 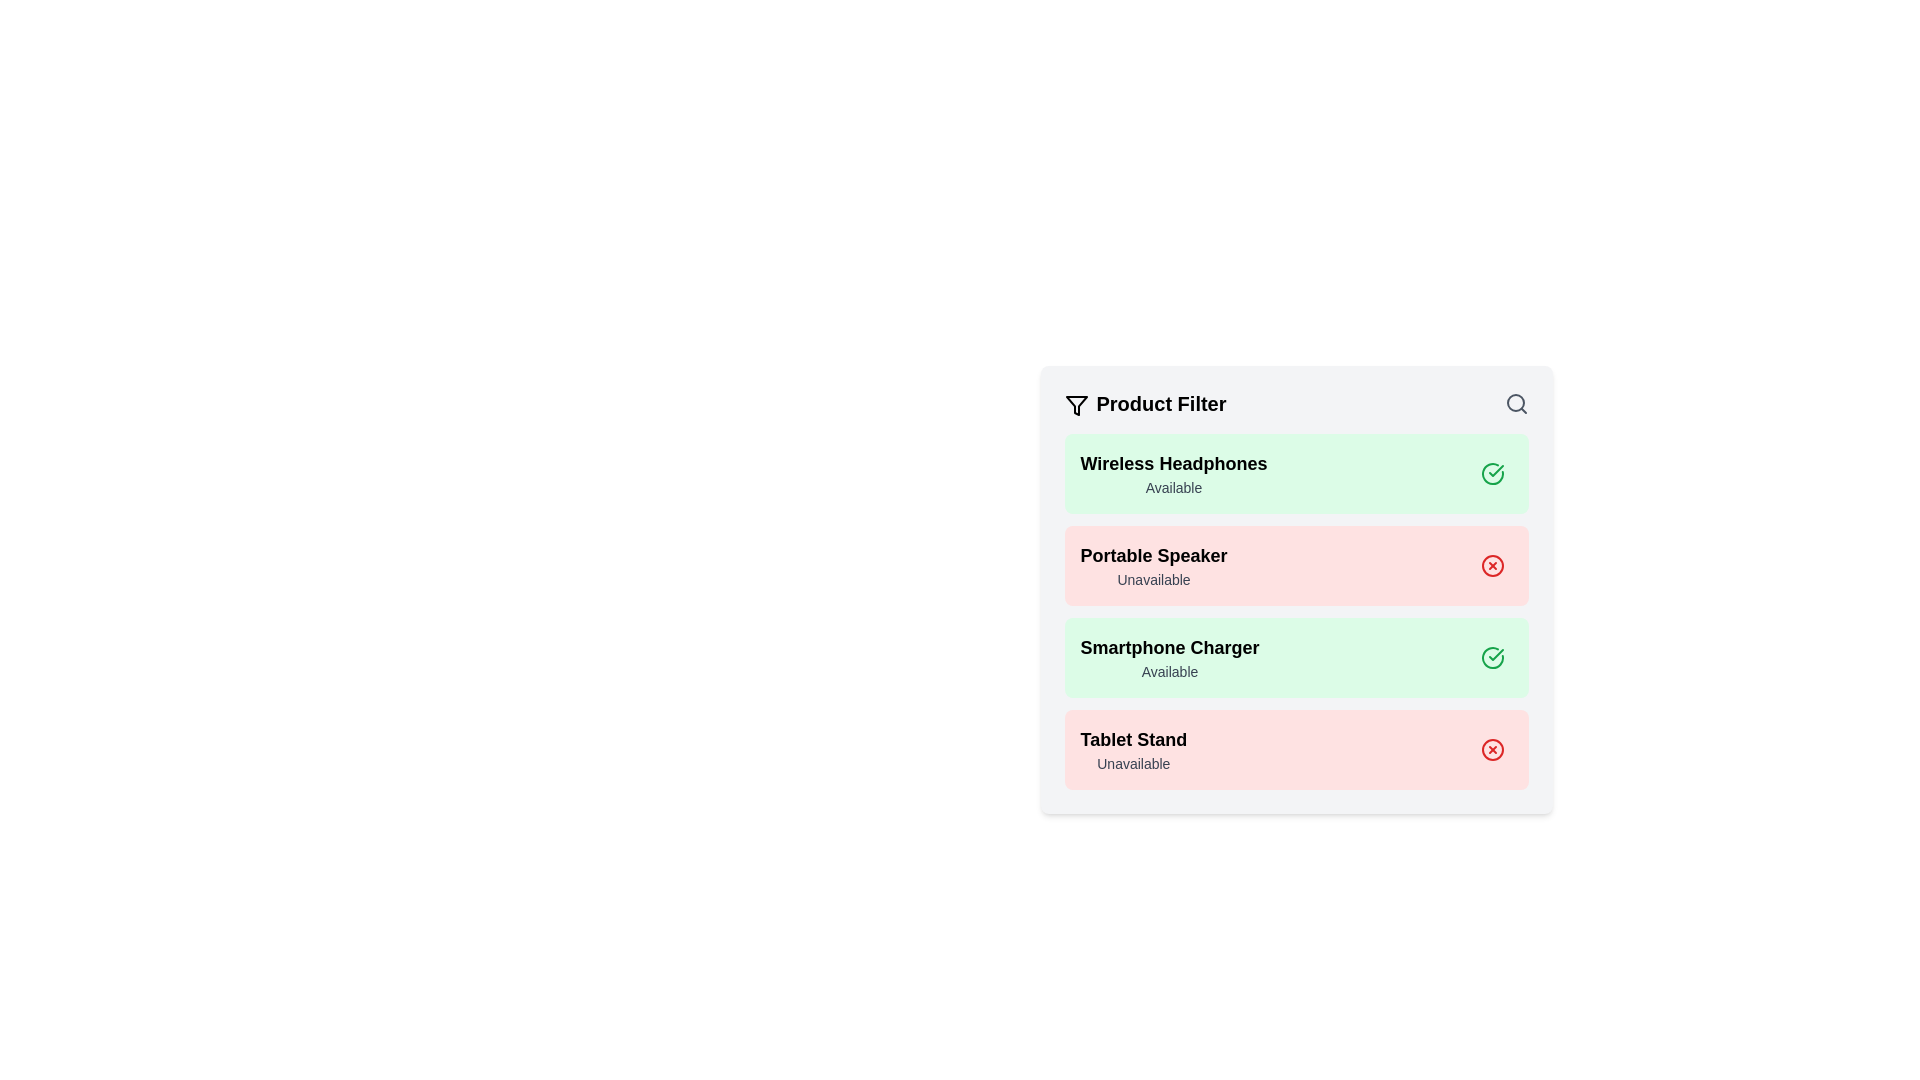 I want to click on text displayed in the Text display area that shows 'Portable Speaker' in bold and 'Unavailable' in smaller gray text on a red background, so click(x=1154, y=566).